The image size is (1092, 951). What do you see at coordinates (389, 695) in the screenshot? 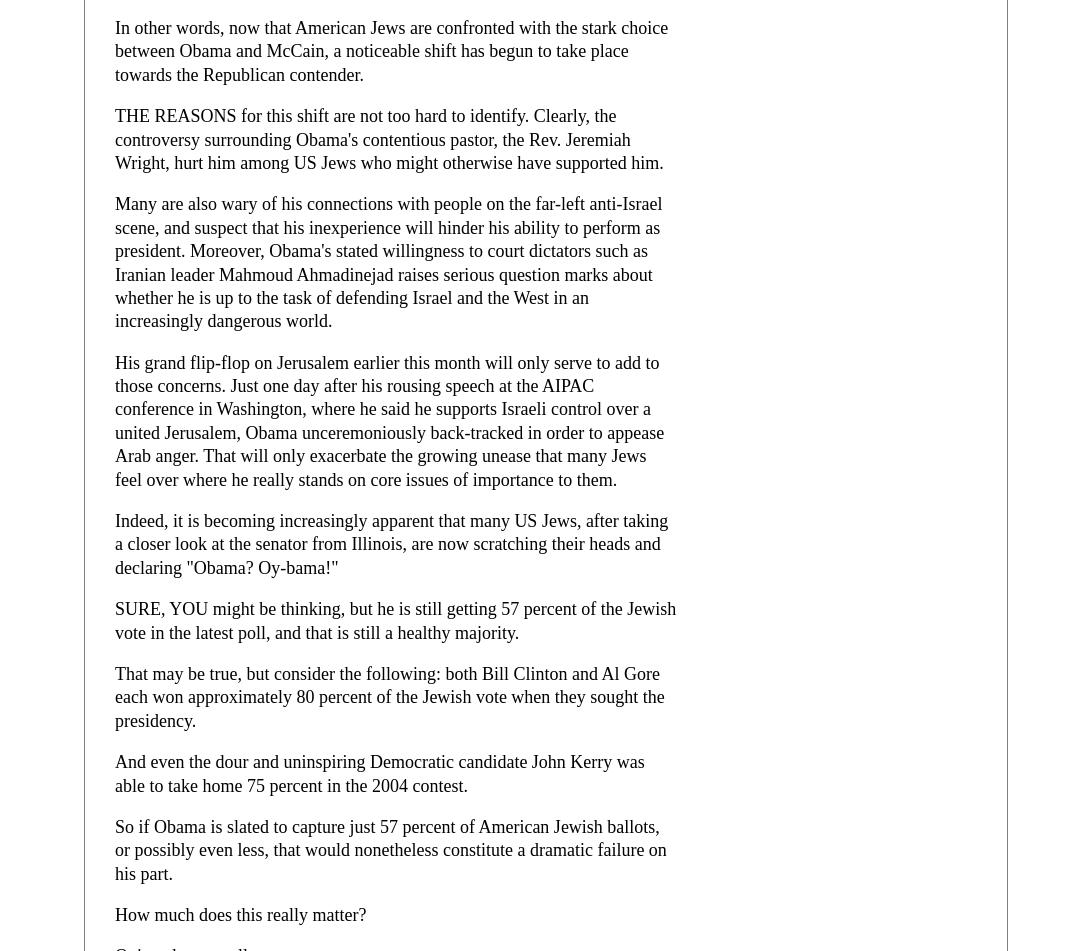
I see `'That may be true, but consider the following: both Bill Clinton and Al Gore each won approximately 80 percent of the Jewish vote when they sought the presidency.'` at bounding box center [389, 695].